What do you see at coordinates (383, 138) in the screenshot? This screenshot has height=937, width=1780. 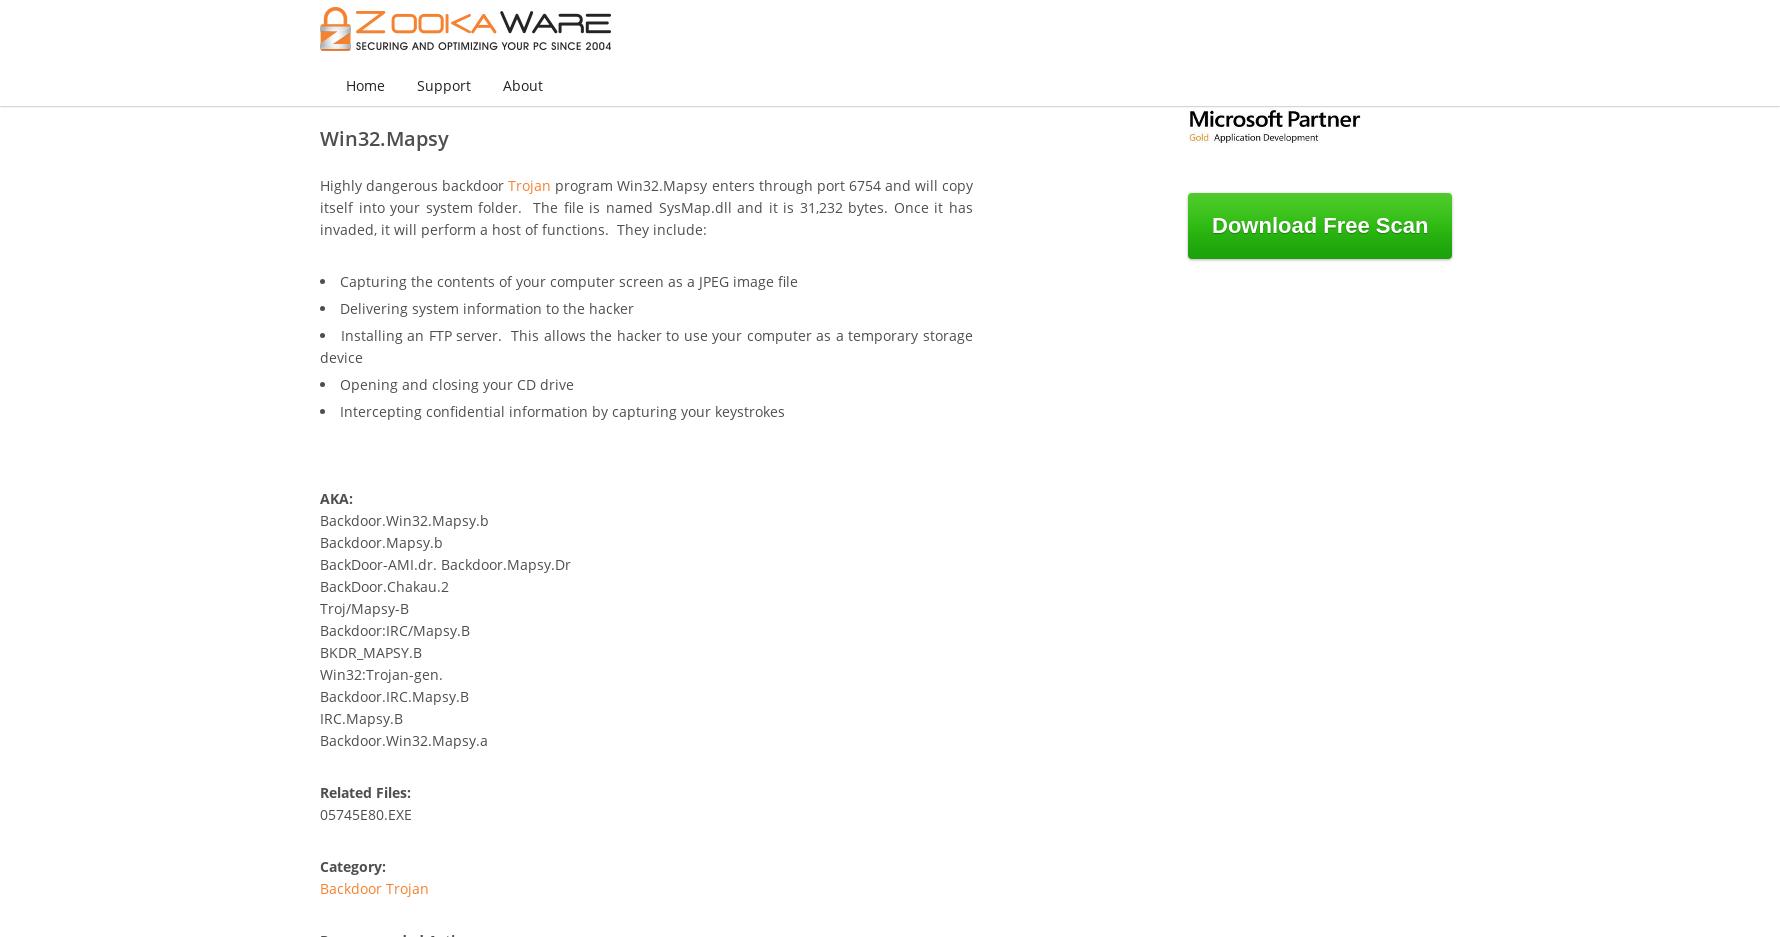 I see `'Win32.Mapsy'` at bounding box center [383, 138].